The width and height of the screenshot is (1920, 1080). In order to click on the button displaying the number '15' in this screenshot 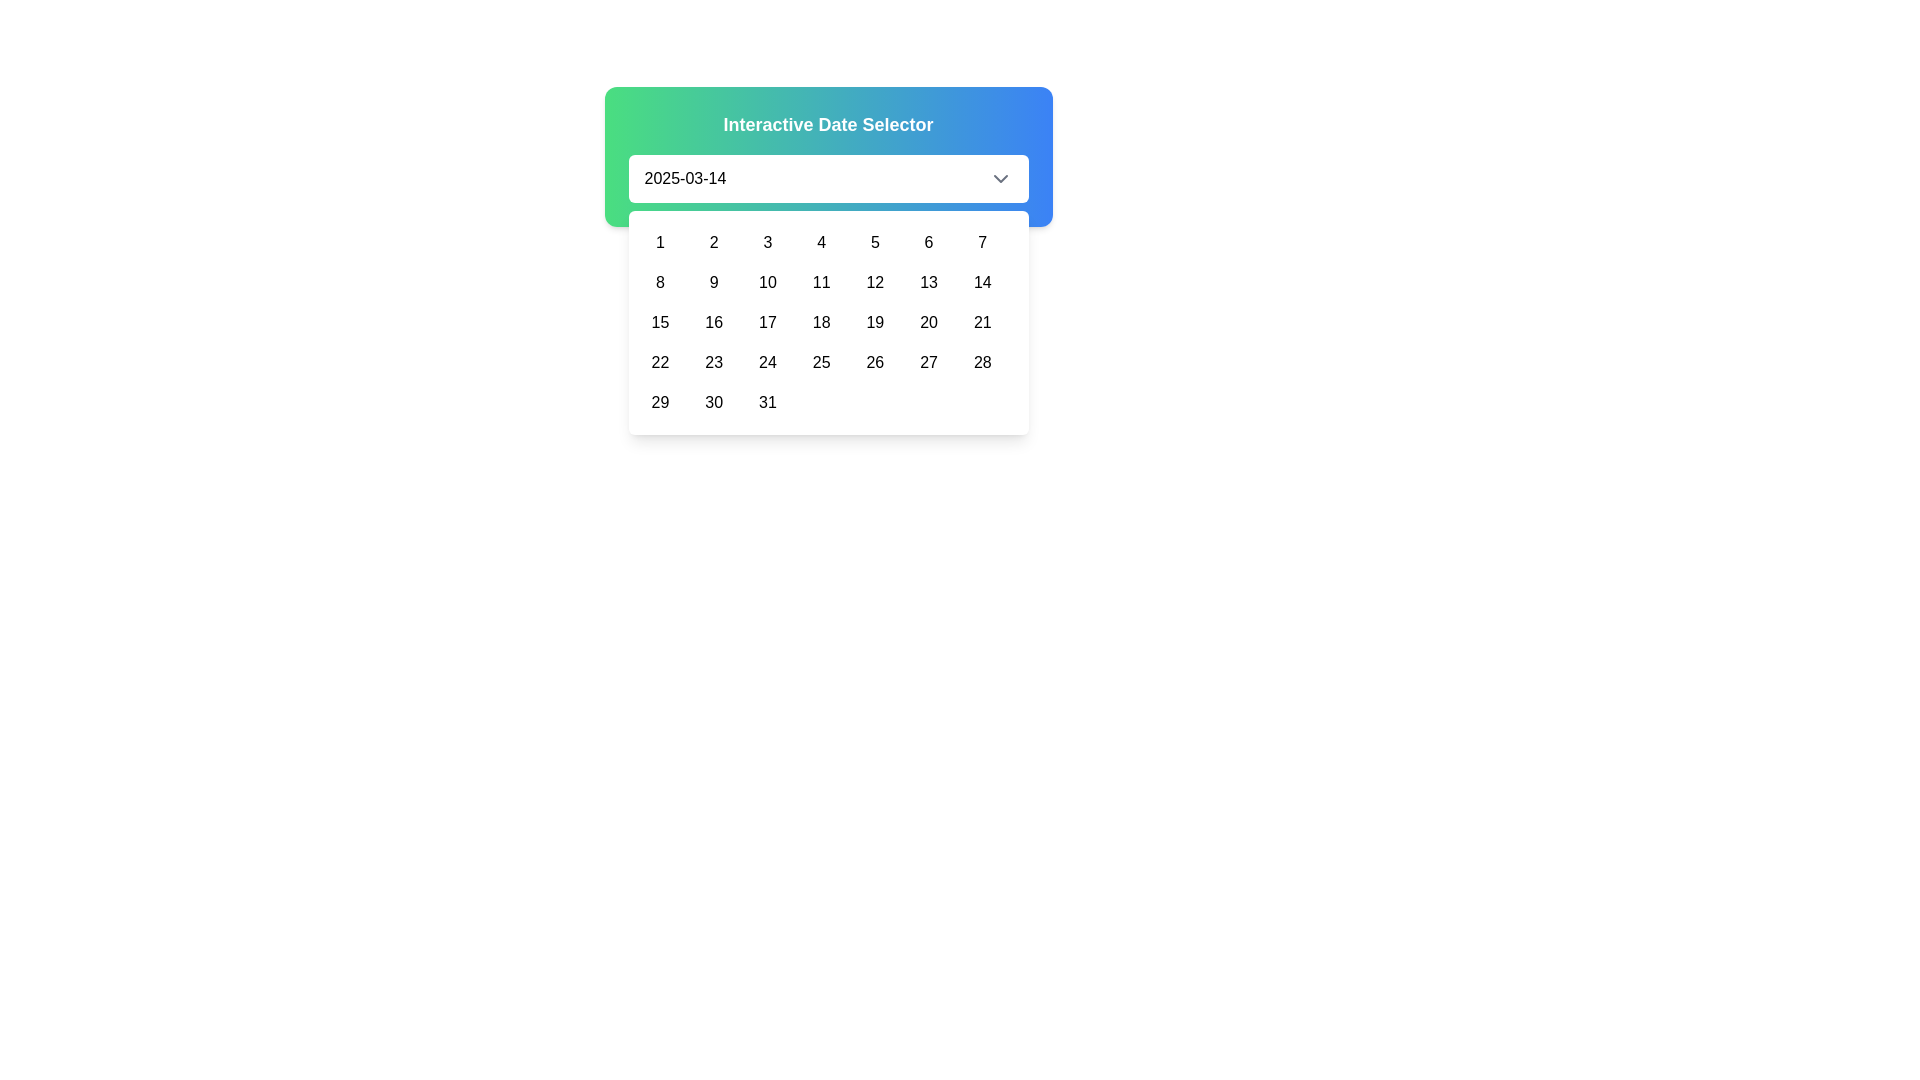, I will do `click(660, 322)`.